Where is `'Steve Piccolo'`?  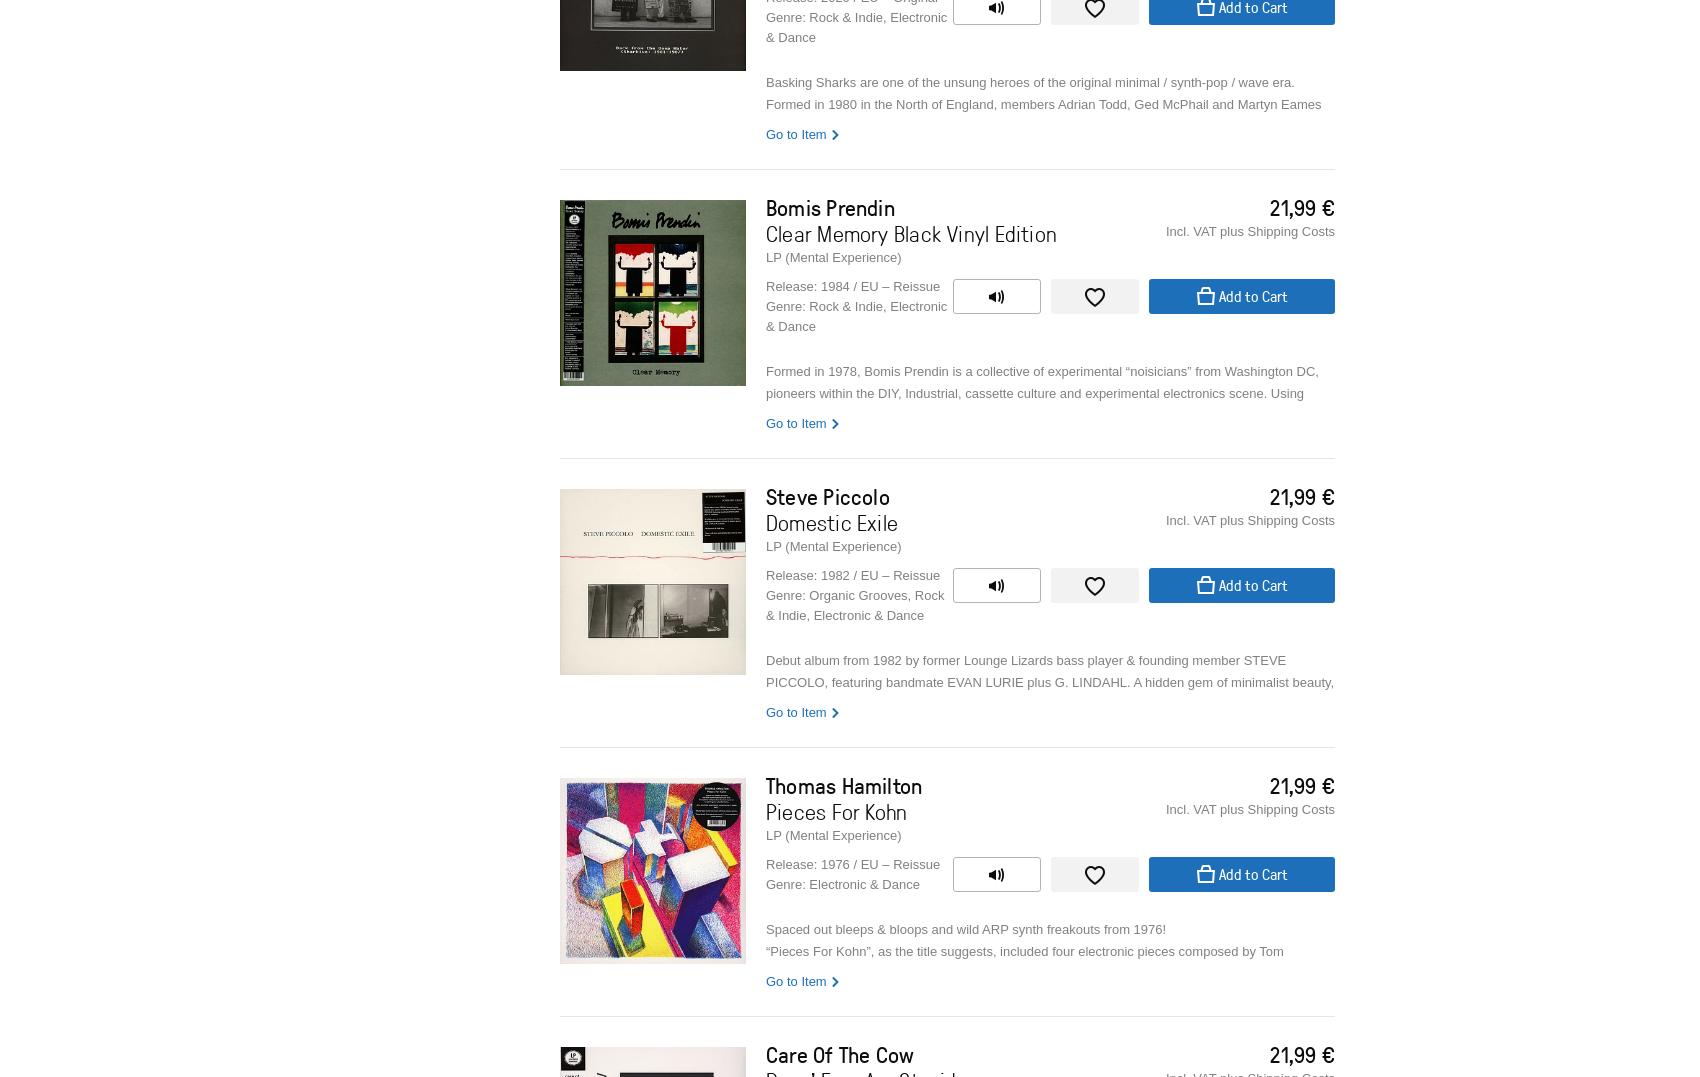
'Steve Piccolo' is located at coordinates (826, 496).